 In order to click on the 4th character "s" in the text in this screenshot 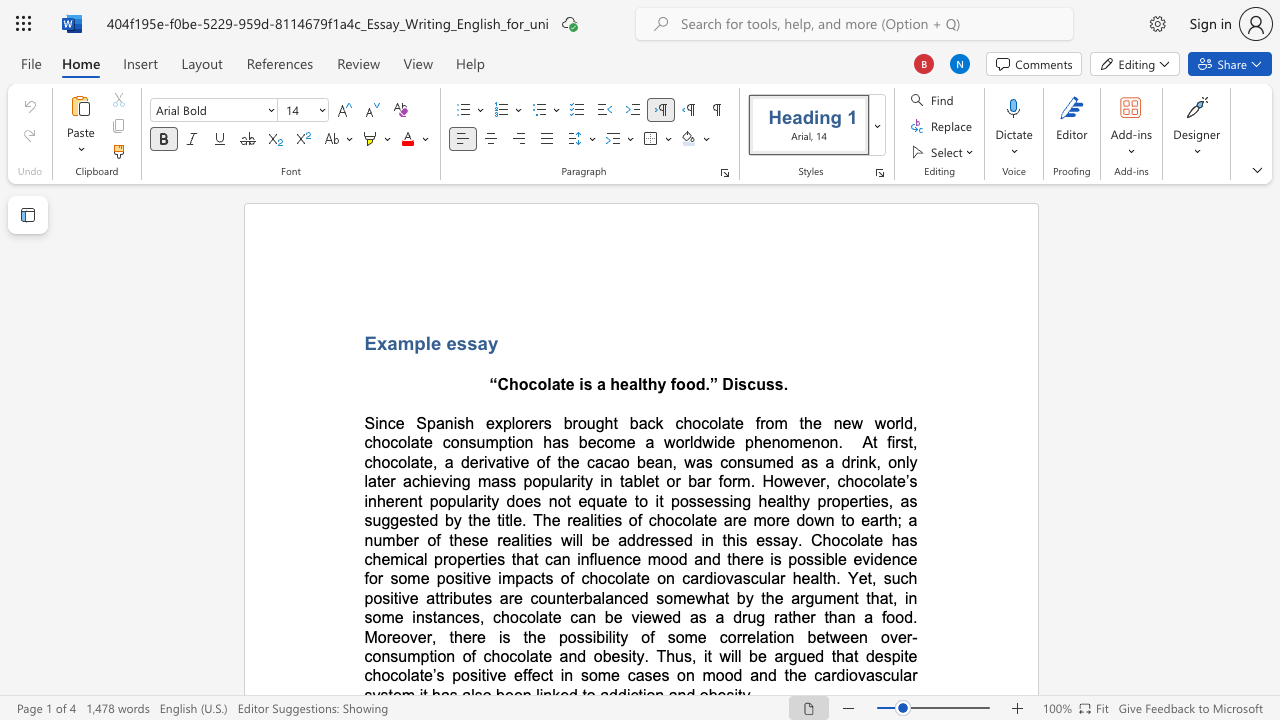, I will do `click(778, 384)`.